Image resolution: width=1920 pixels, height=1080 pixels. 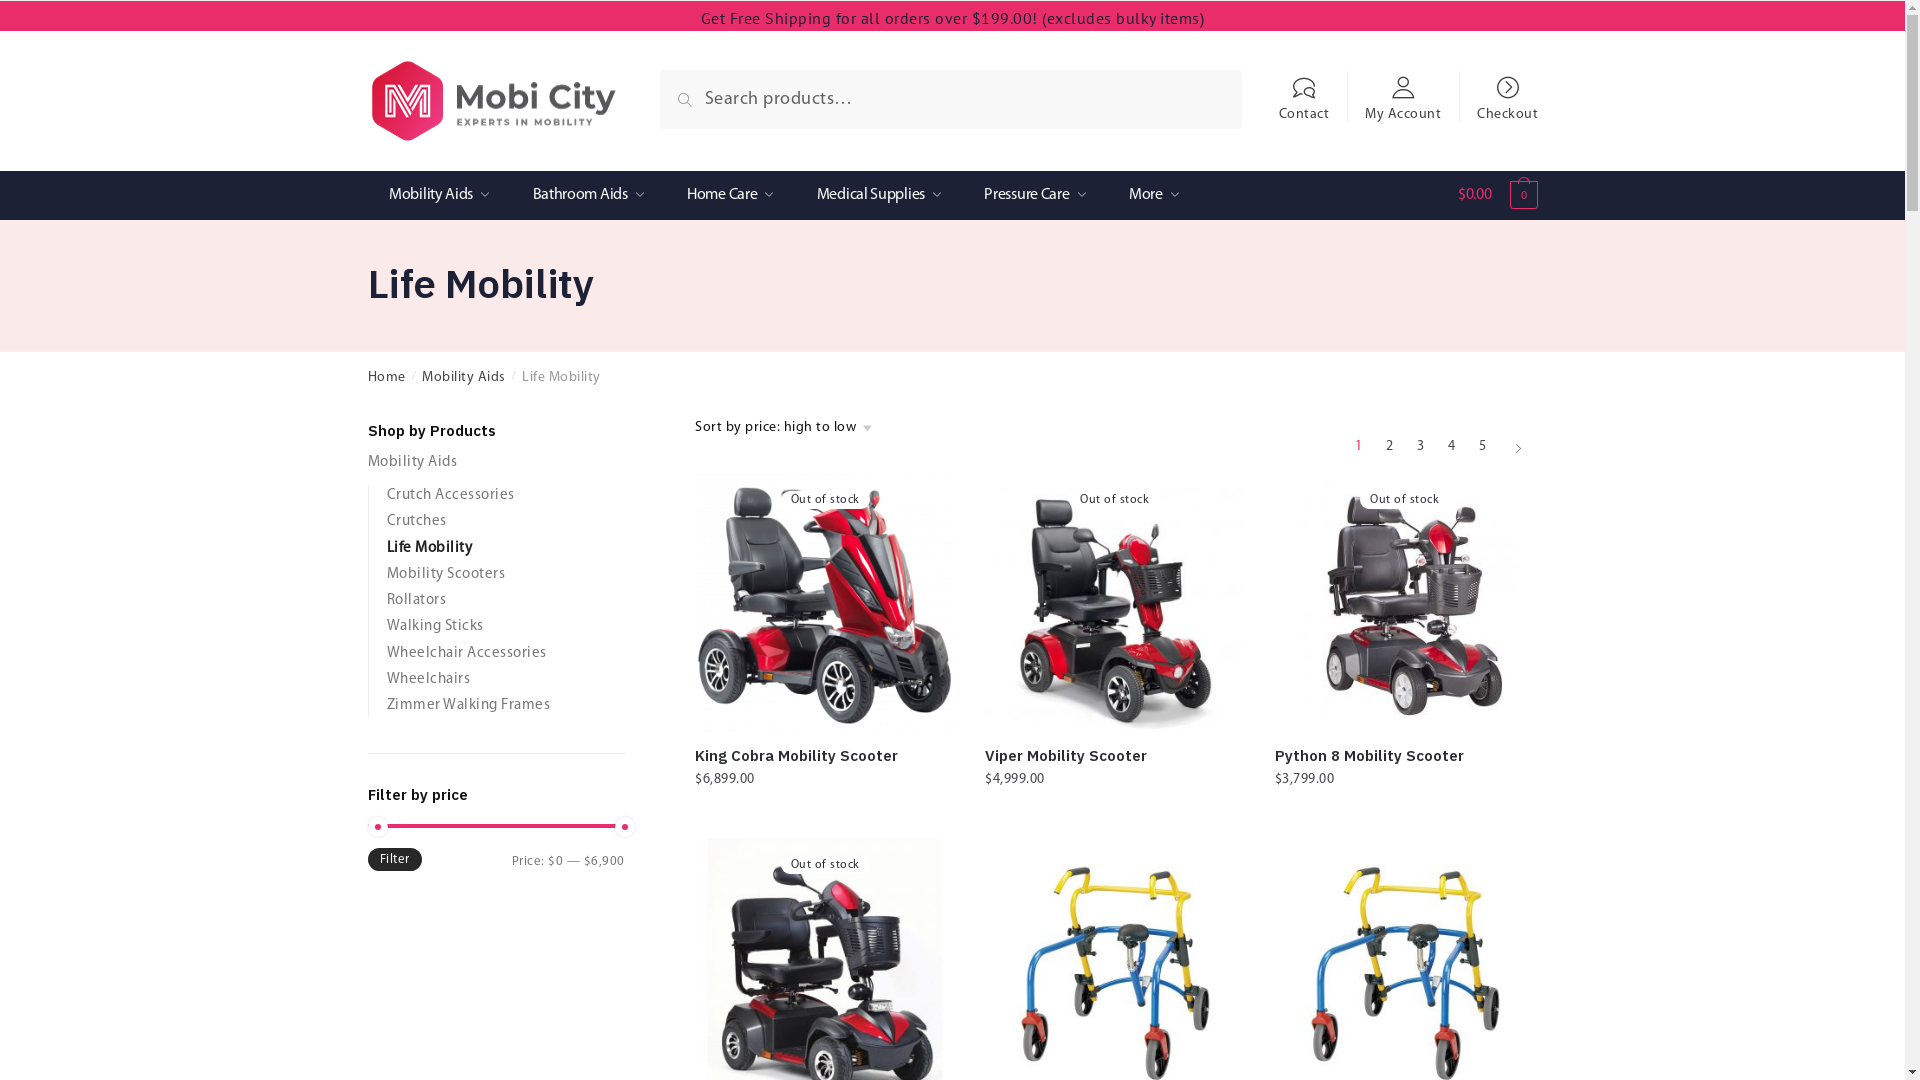 I want to click on 'Wheelchairs', so click(x=426, y=678).